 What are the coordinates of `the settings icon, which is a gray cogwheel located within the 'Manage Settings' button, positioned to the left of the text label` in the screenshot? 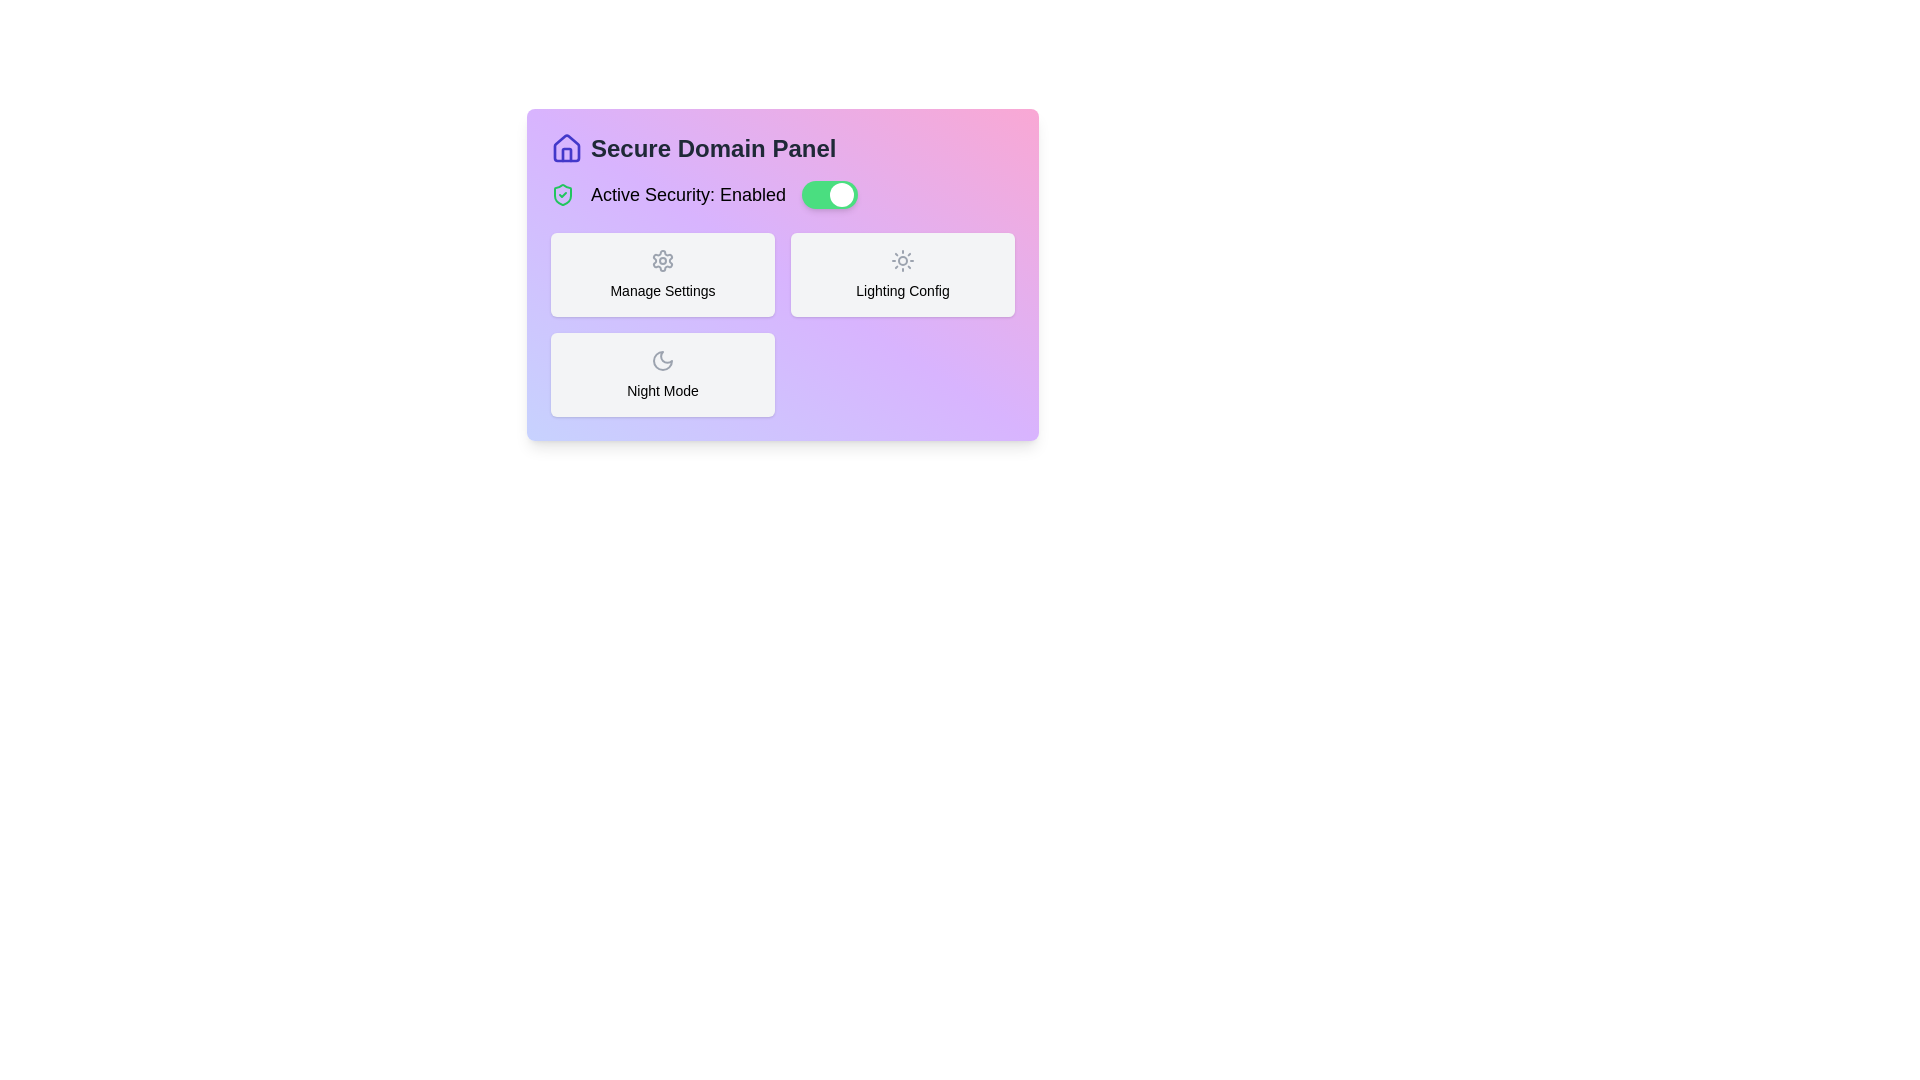 It's located at (662, 260).